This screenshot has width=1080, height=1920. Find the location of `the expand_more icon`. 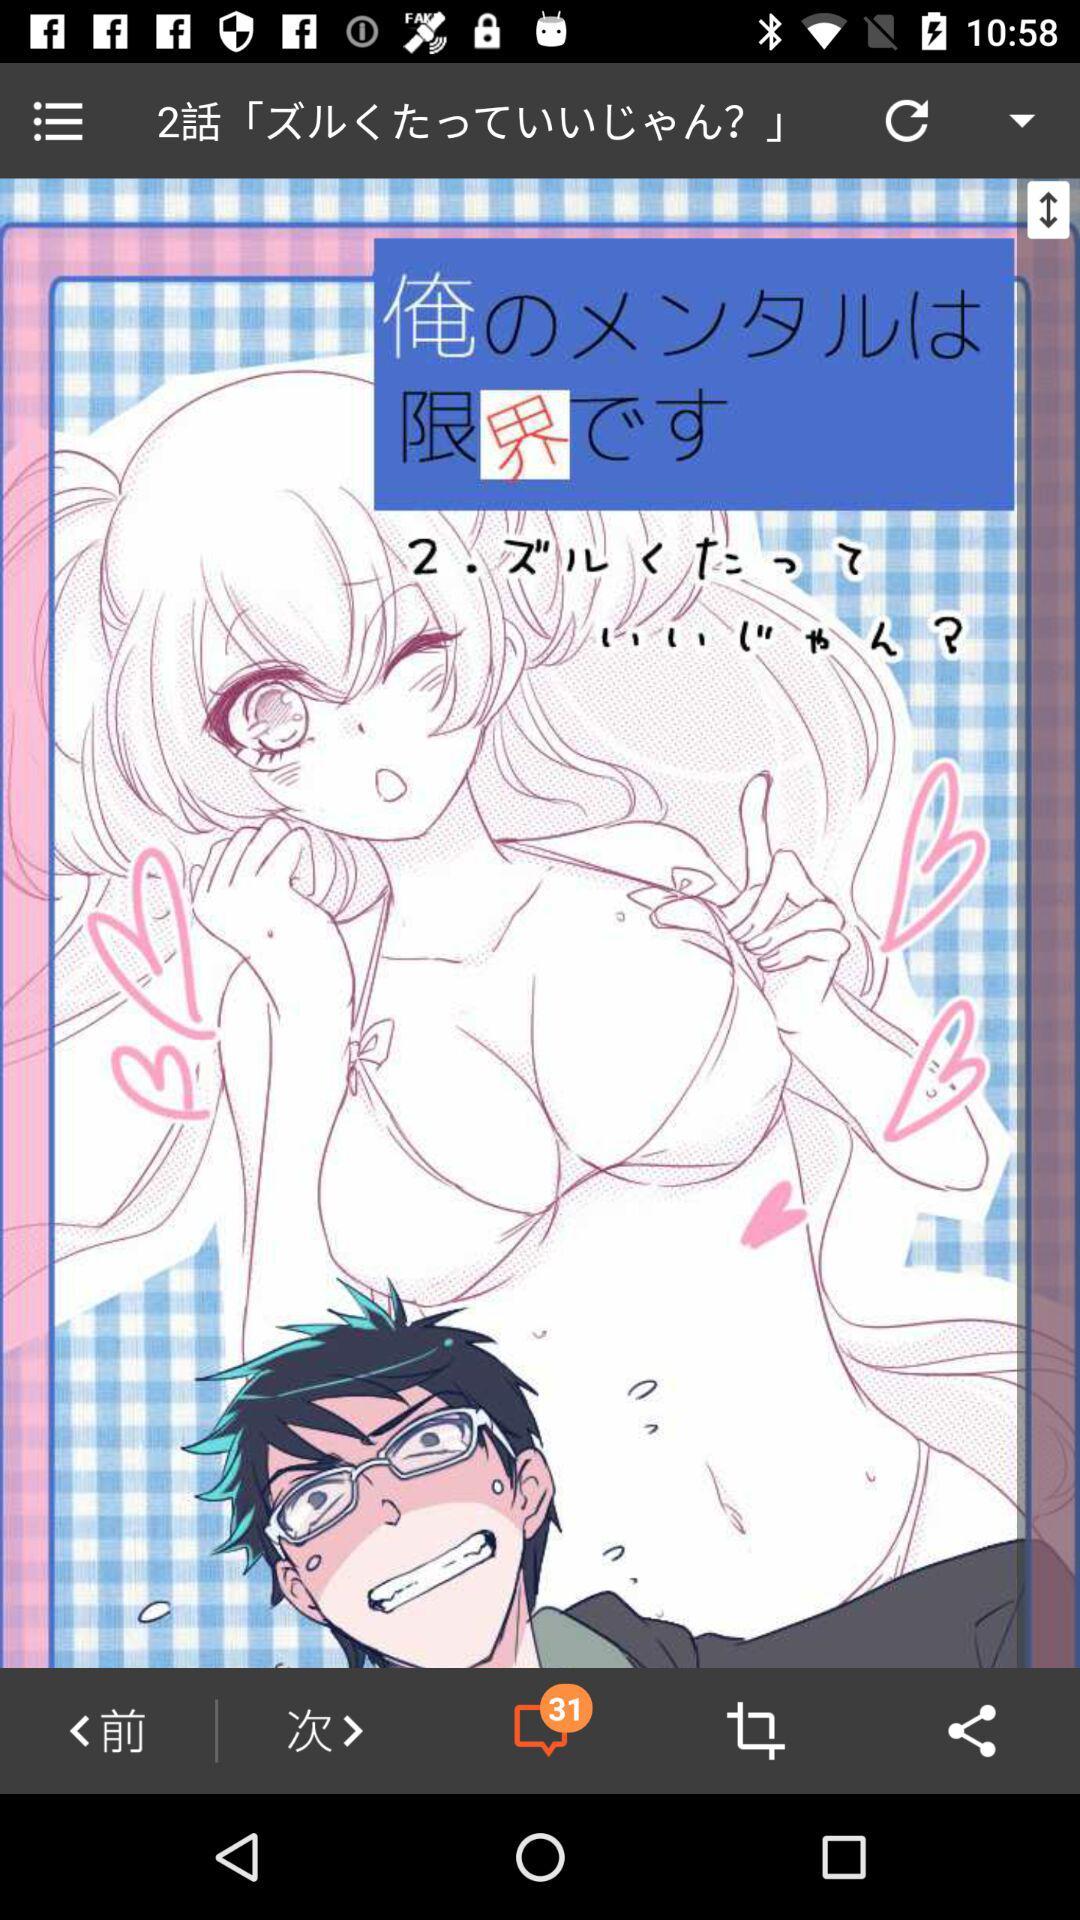

the expand_more icon is located at coordinates (1022, 119).